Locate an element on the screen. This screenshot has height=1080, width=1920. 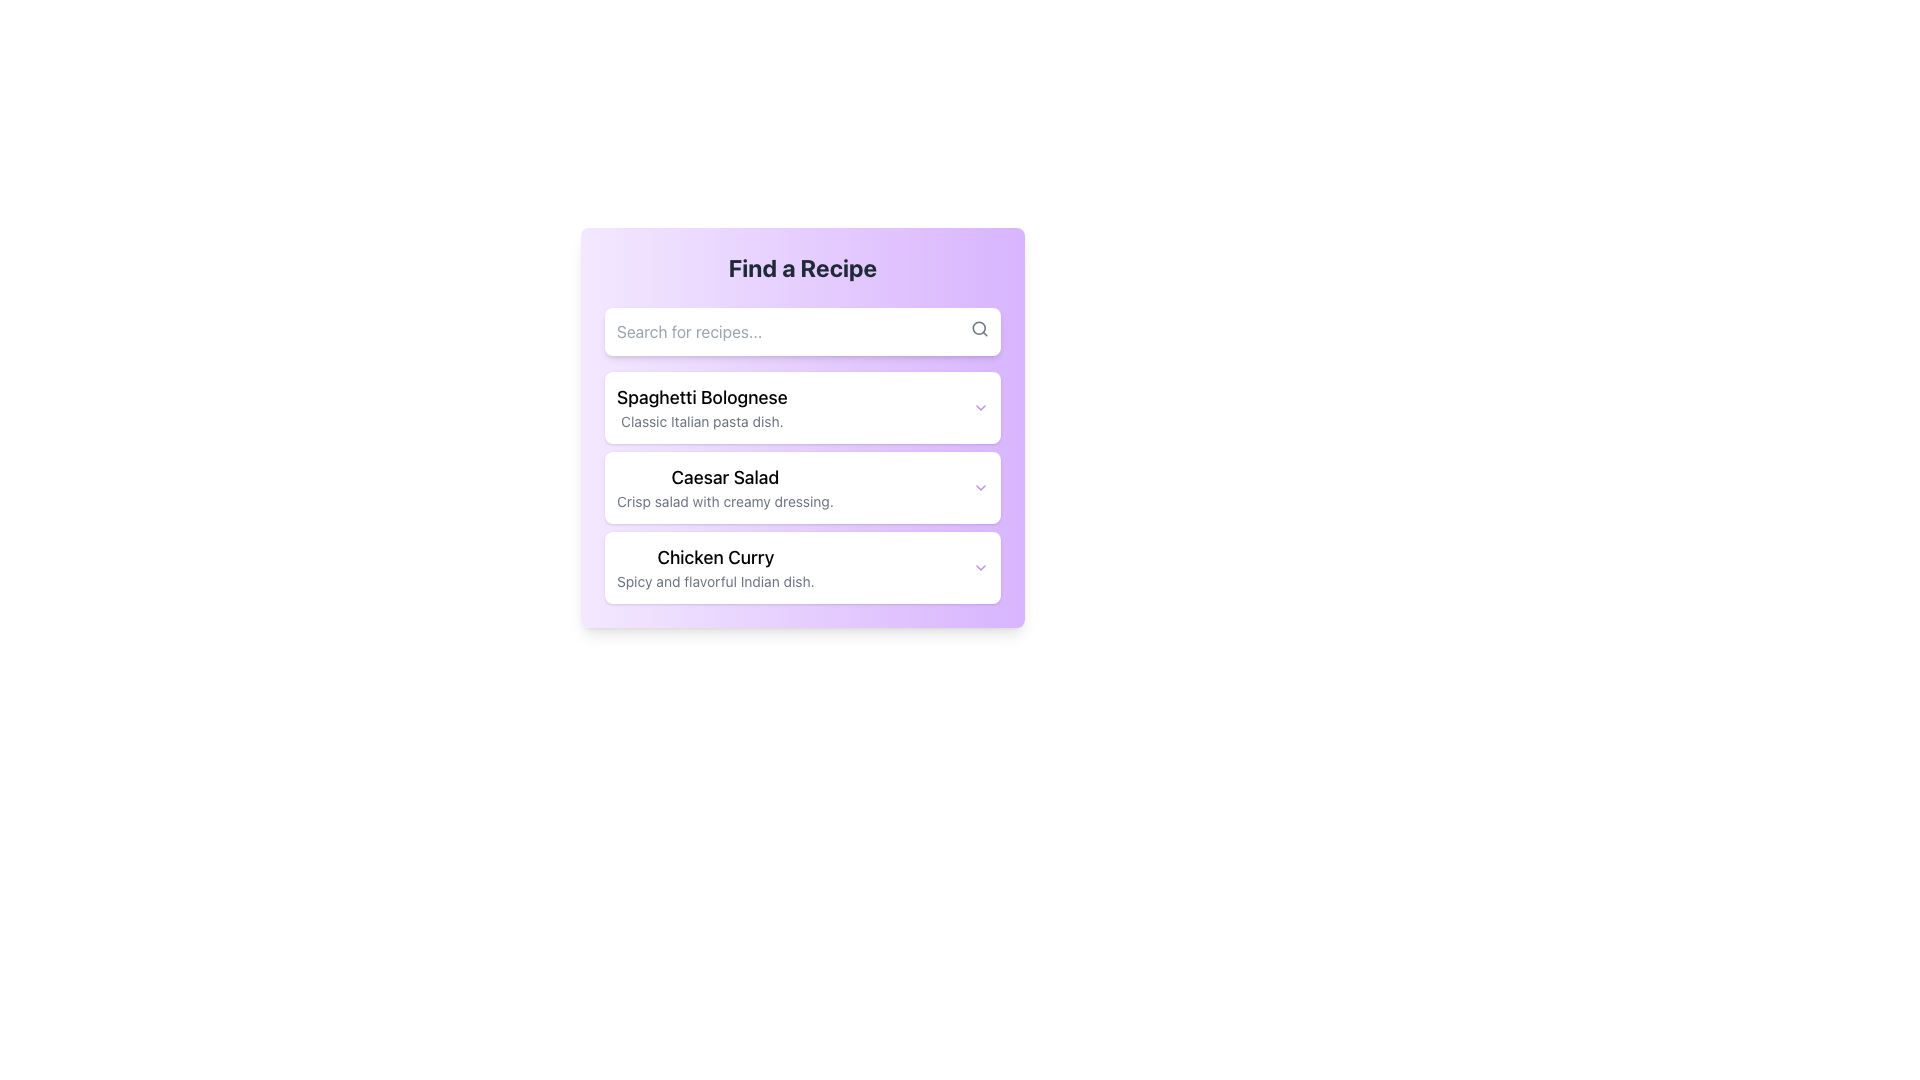
text content of the gray styled text snippet that says 'Classic Italian pasta dish.' located directly beneath the 'Spaghetti Bolognese' title is located at coordinates (702, 420).